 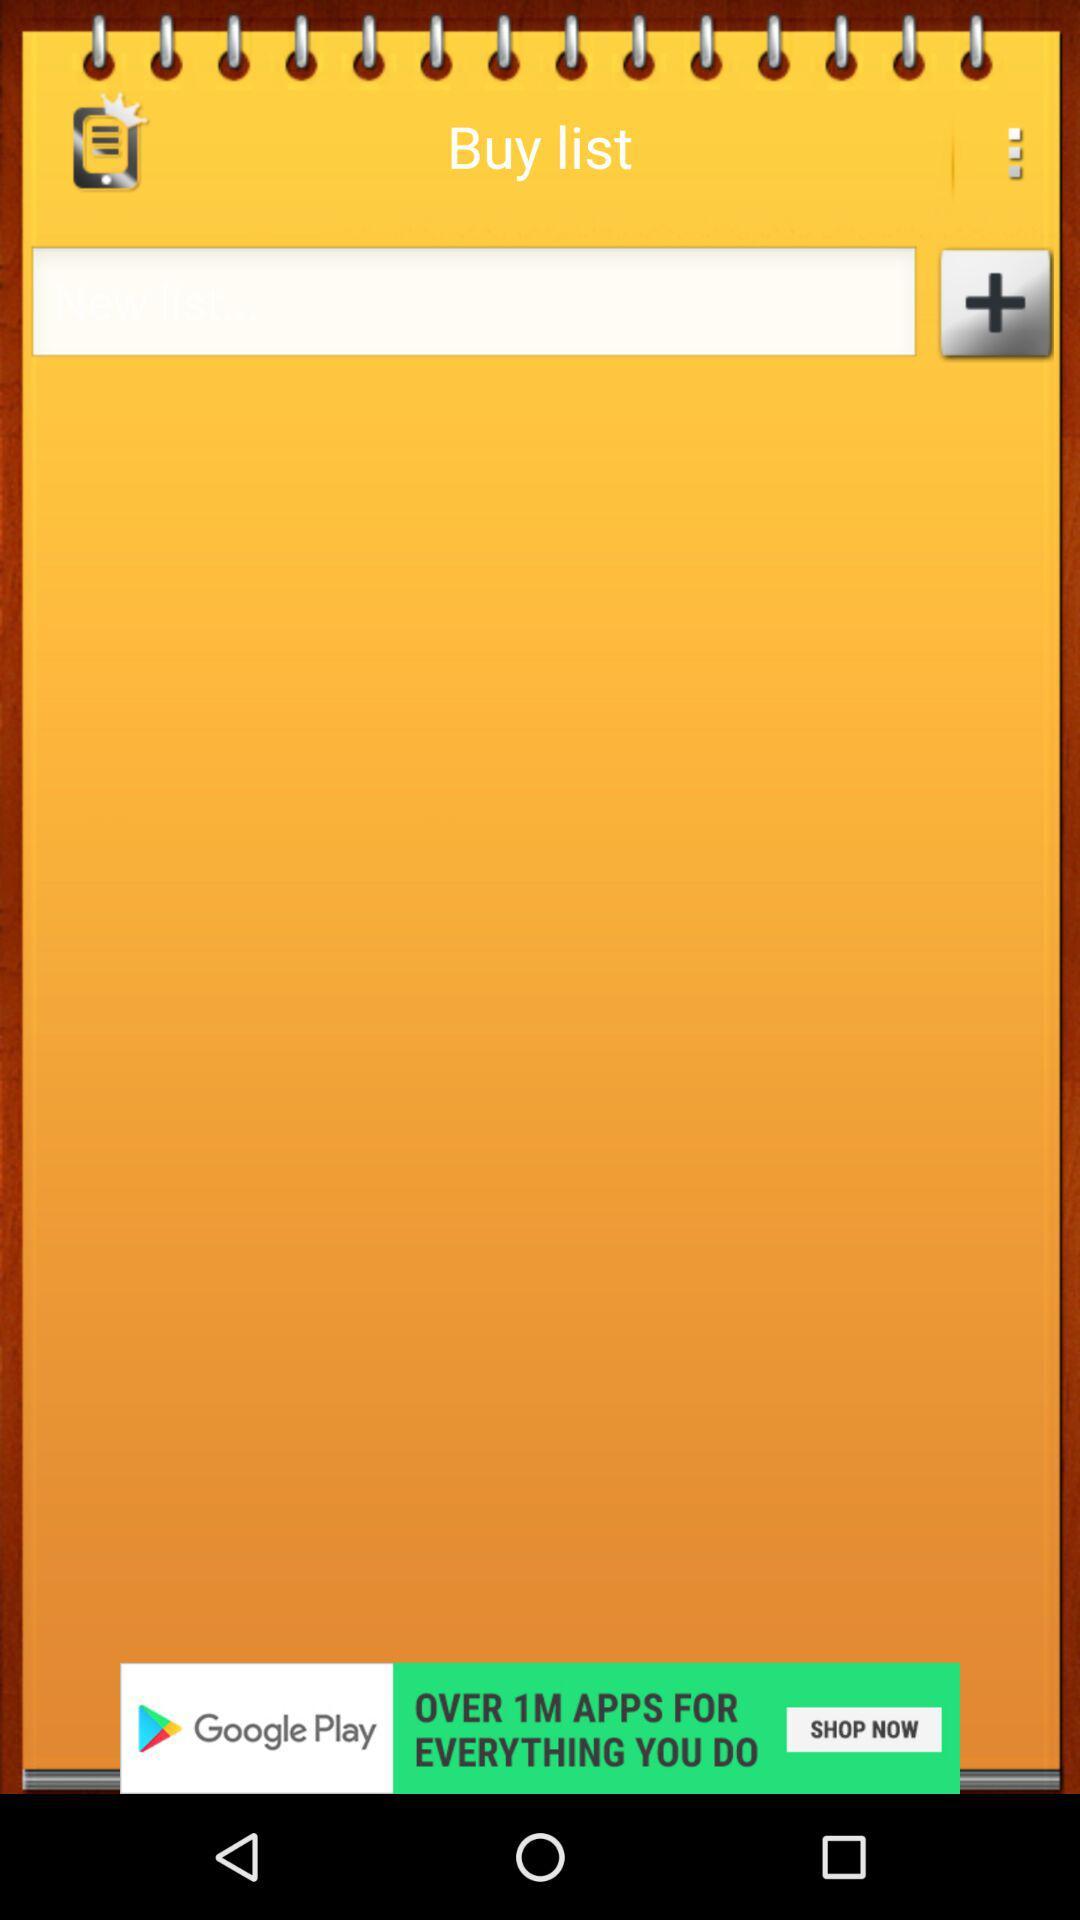 I want to click on text, so click(x=994, y=302).